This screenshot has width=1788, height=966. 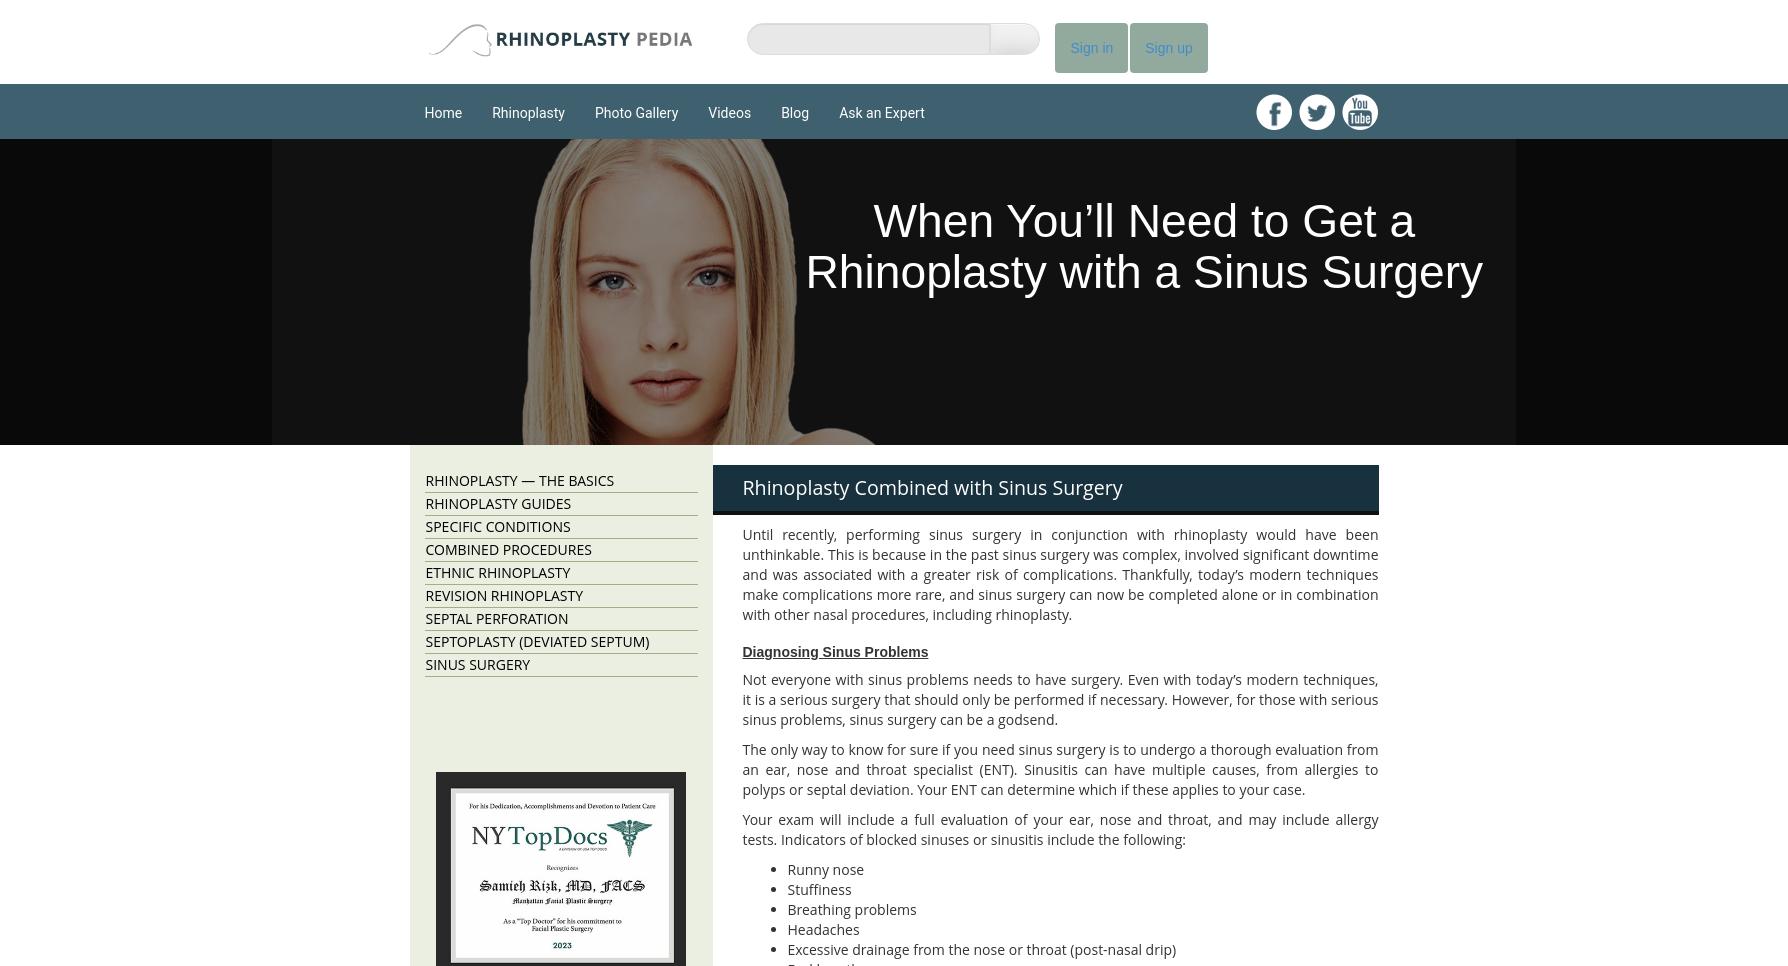 What do you see at coordinates (536, 640) in the screenshot?
I see `'SEPTOPLASTY (DEVIATED SEPTUM)'` at bounding box center [536, 640].